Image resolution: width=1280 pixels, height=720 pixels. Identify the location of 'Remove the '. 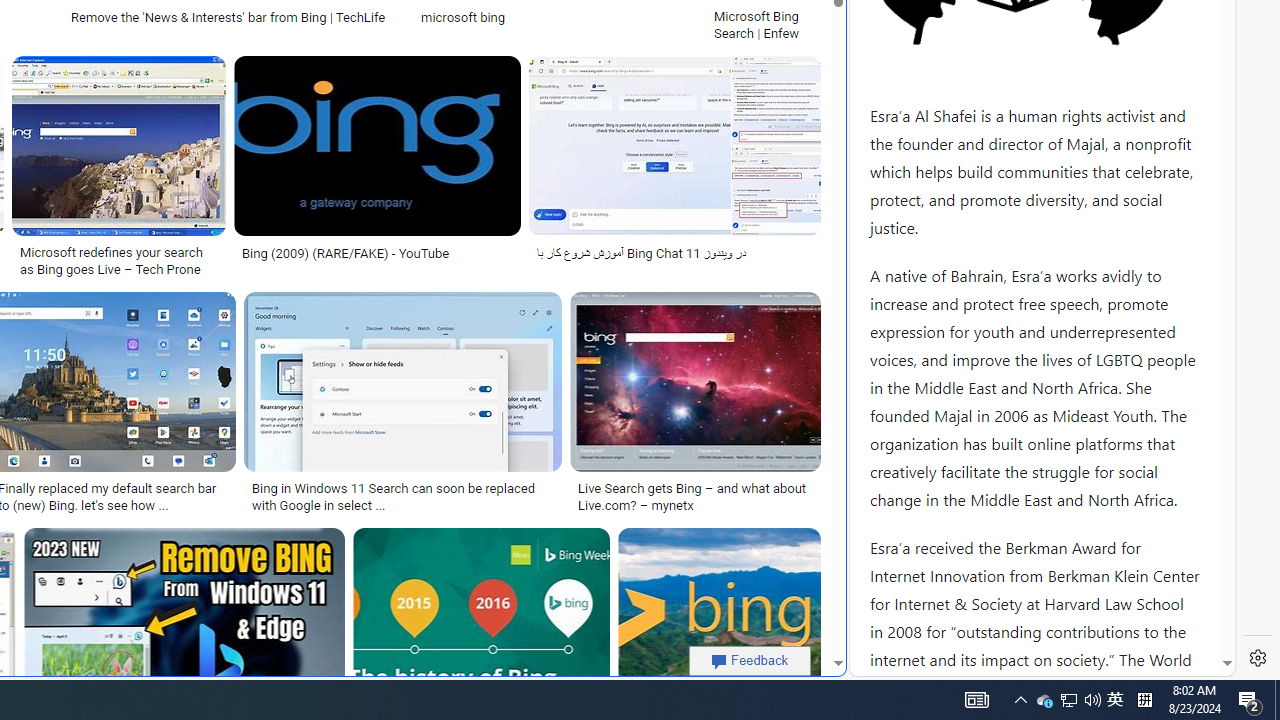
(233, 16).